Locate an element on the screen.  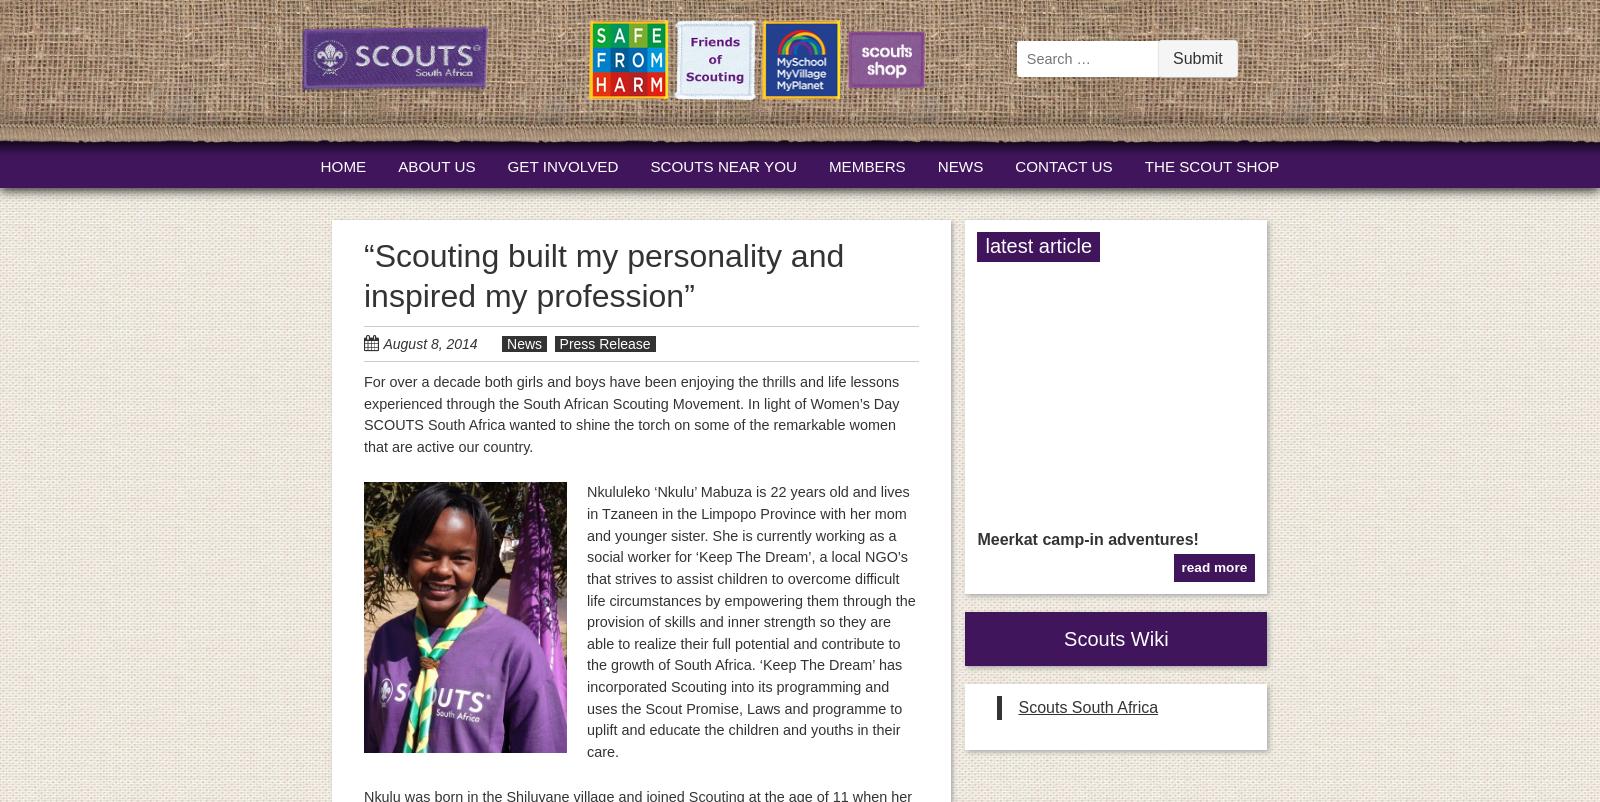
'August 8, 2014' is located at coordinates (428, 343).